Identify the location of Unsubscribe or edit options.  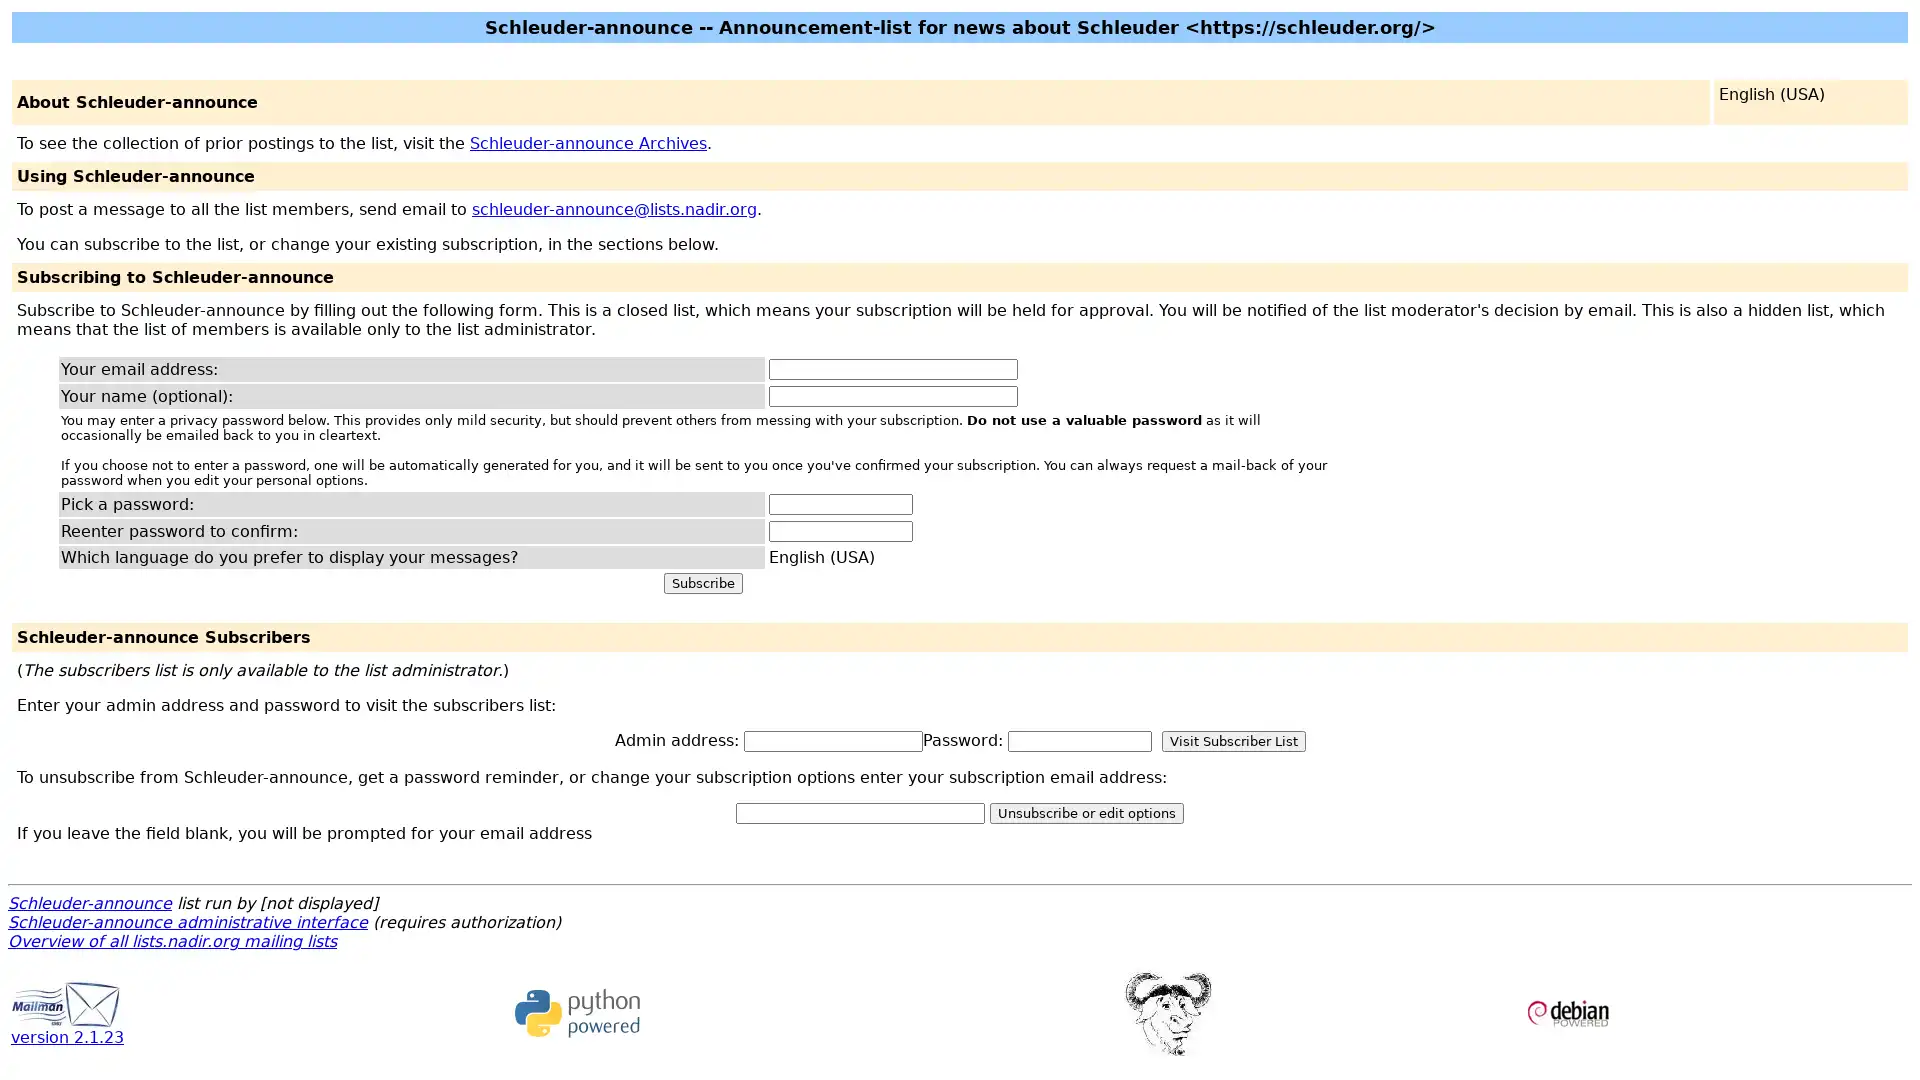
(1085, 813).